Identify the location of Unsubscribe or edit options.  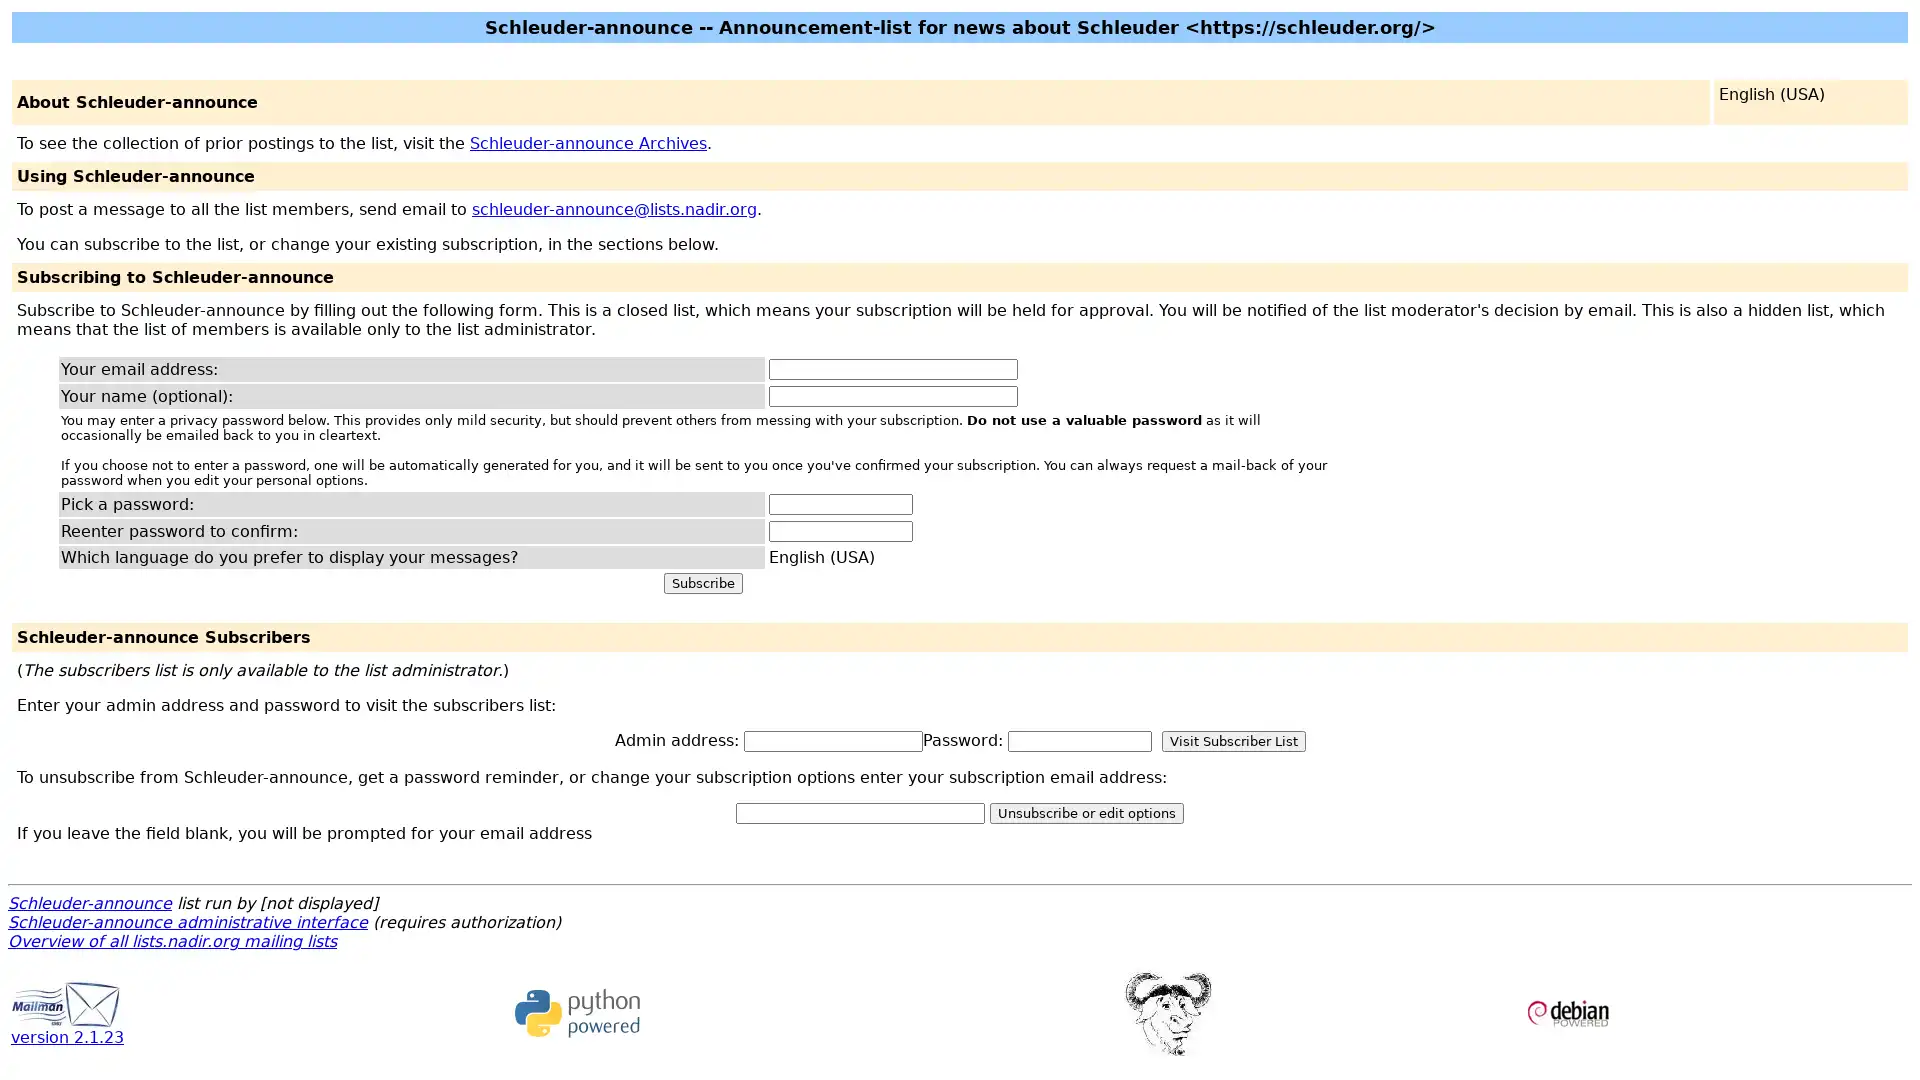
(1085, 813).